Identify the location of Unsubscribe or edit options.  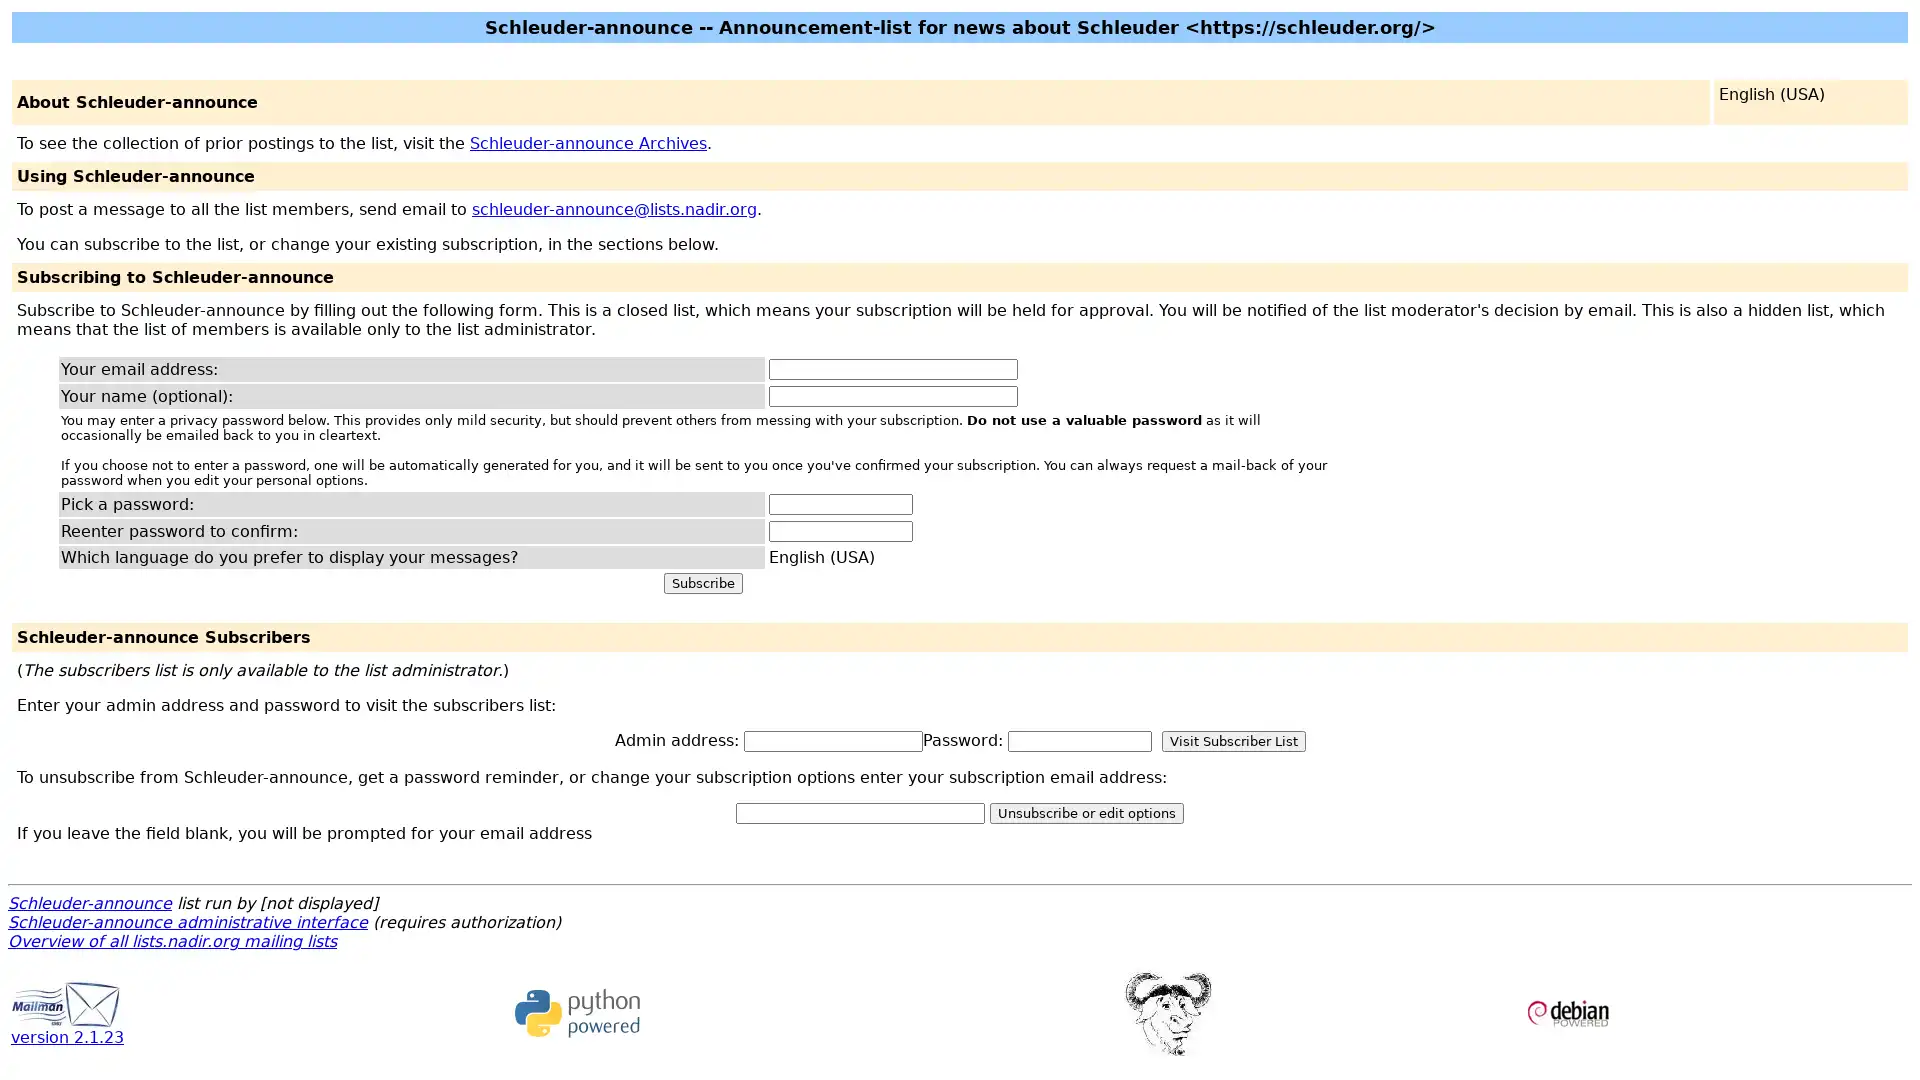
(1085, 813).